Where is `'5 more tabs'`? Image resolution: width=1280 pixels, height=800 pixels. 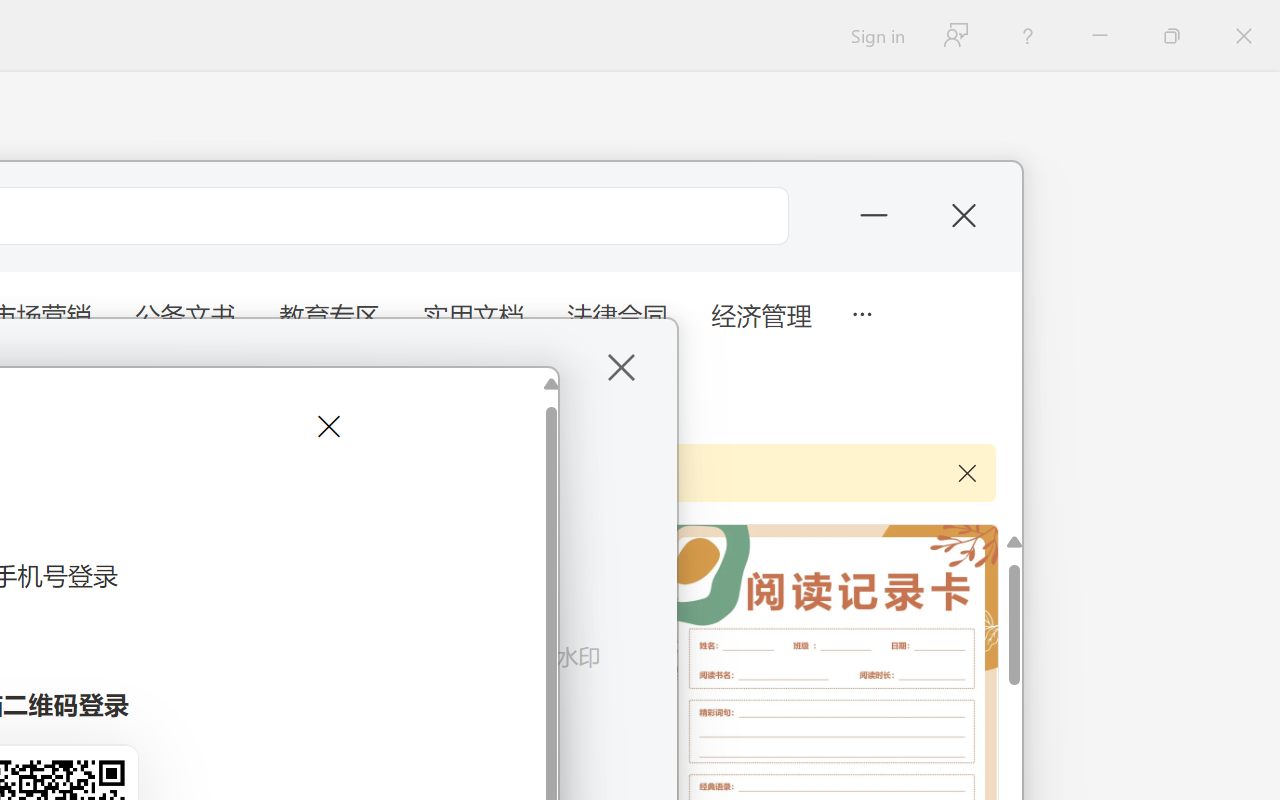 '5 more tabs' is located at coordinates (861, 311).